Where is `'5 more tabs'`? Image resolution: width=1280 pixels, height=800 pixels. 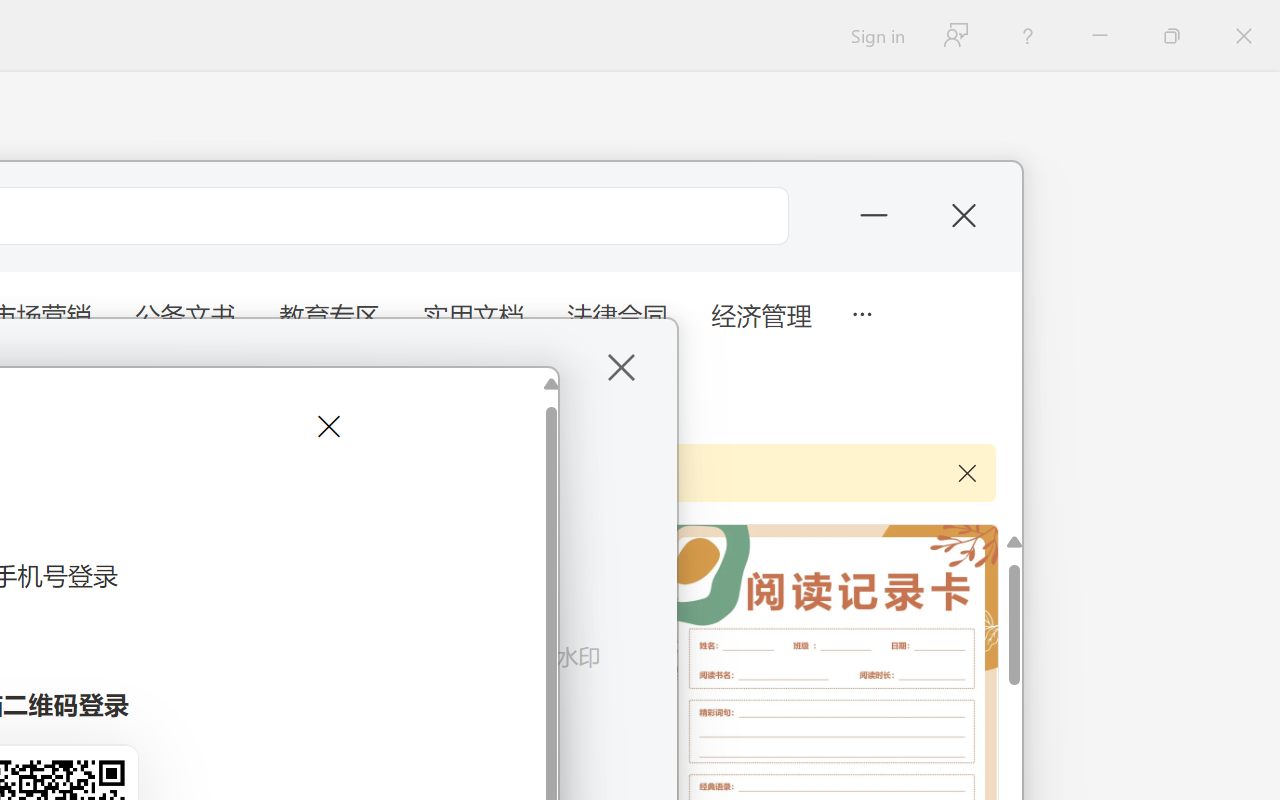 '5 more tabs' is located at coordinates (861, 311).